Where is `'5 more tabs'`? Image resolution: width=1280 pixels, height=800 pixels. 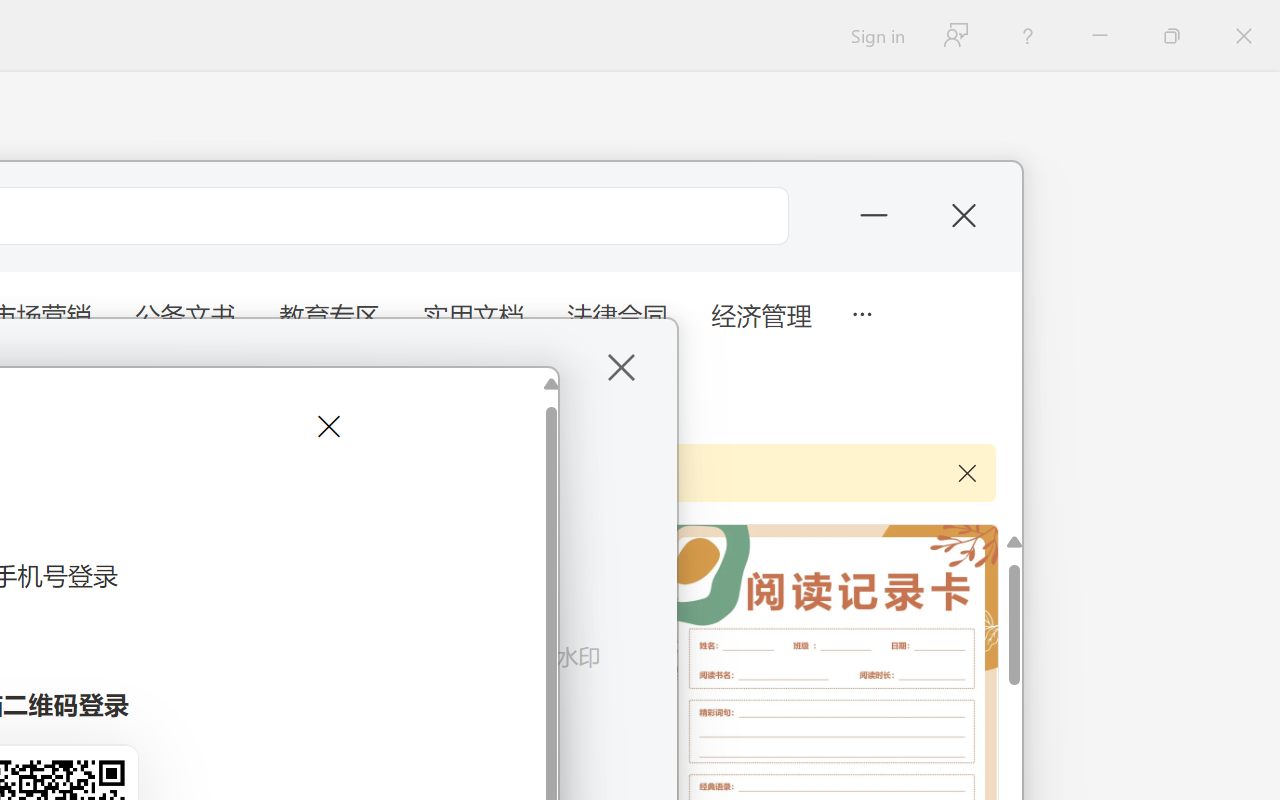 '5 more tabs' is located at coordinates (861, 311).